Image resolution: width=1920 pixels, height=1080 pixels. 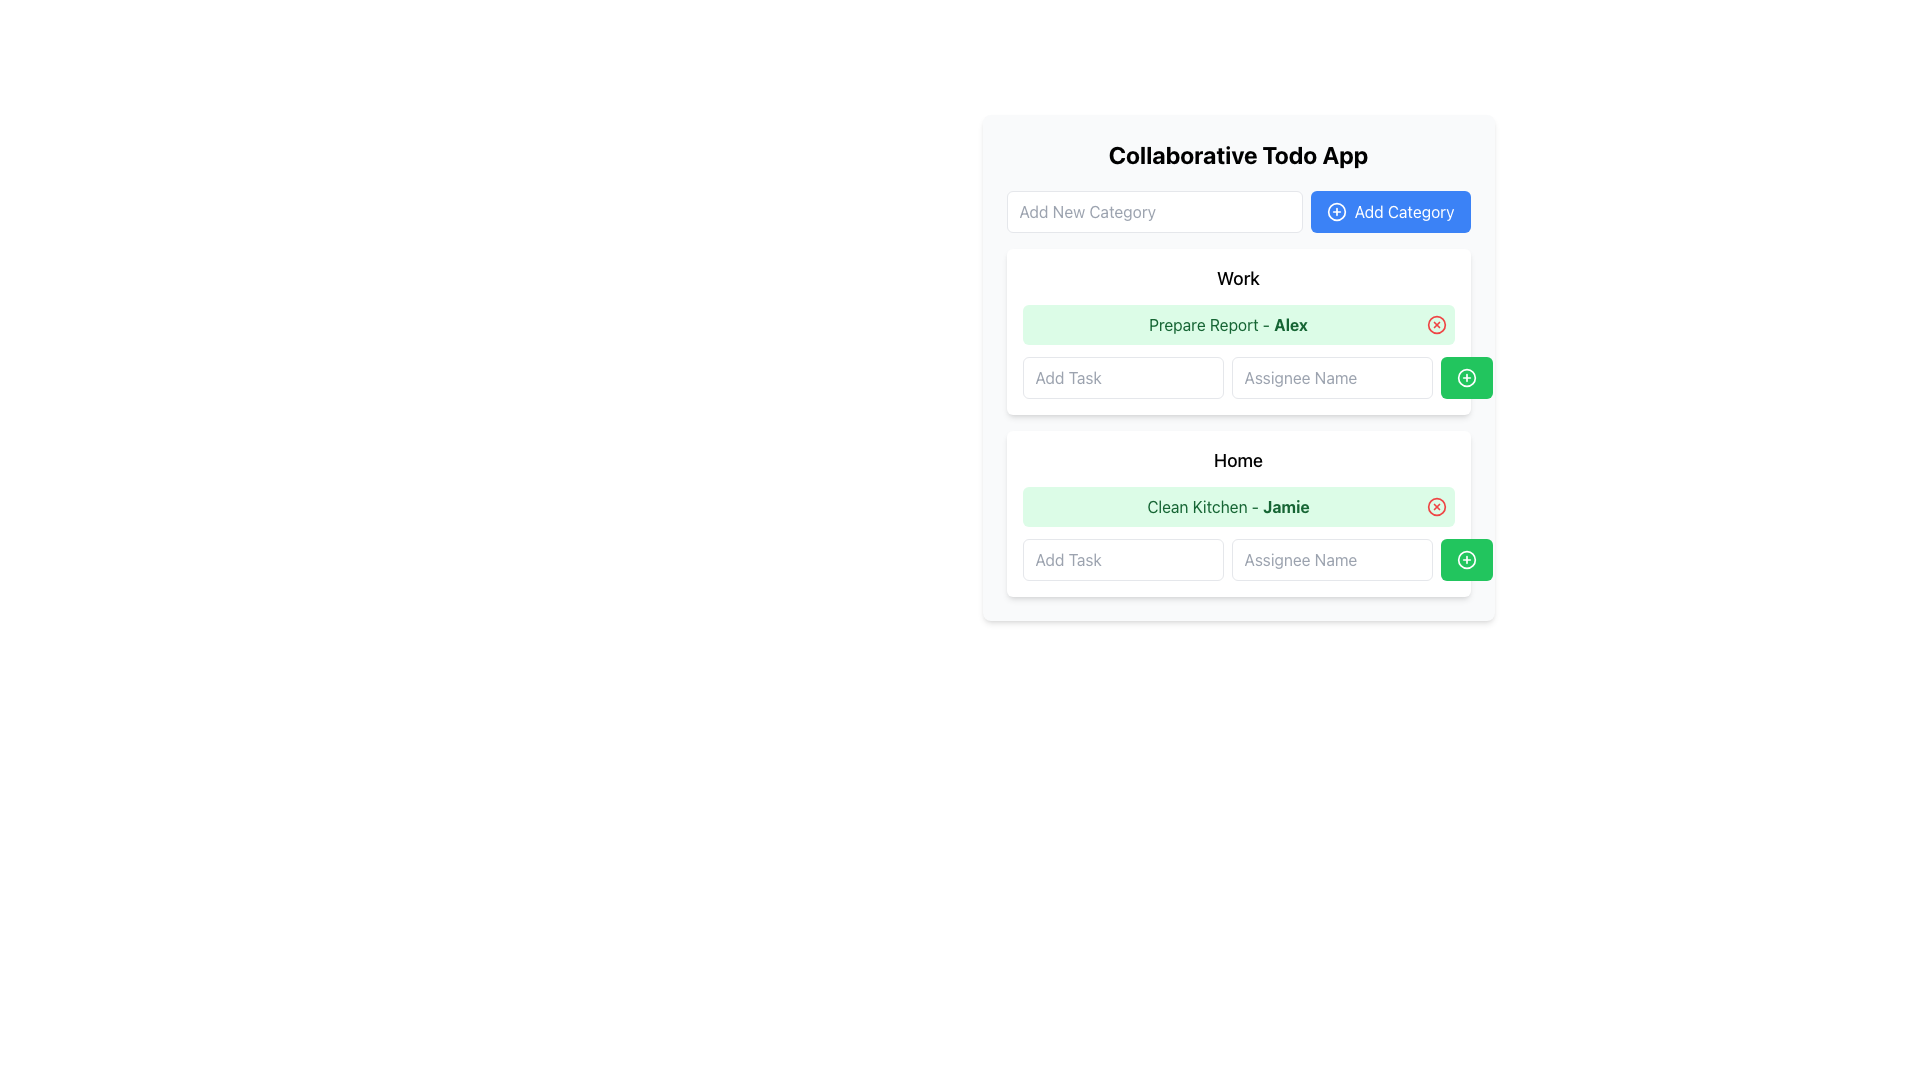 What do you see at coordinates (1466, 559) in the screenshot?
I see `the circular icon button with a central plus sign, which is part of a button group located to the far right under the 'Home' section` at bounding box center [1466, 559].